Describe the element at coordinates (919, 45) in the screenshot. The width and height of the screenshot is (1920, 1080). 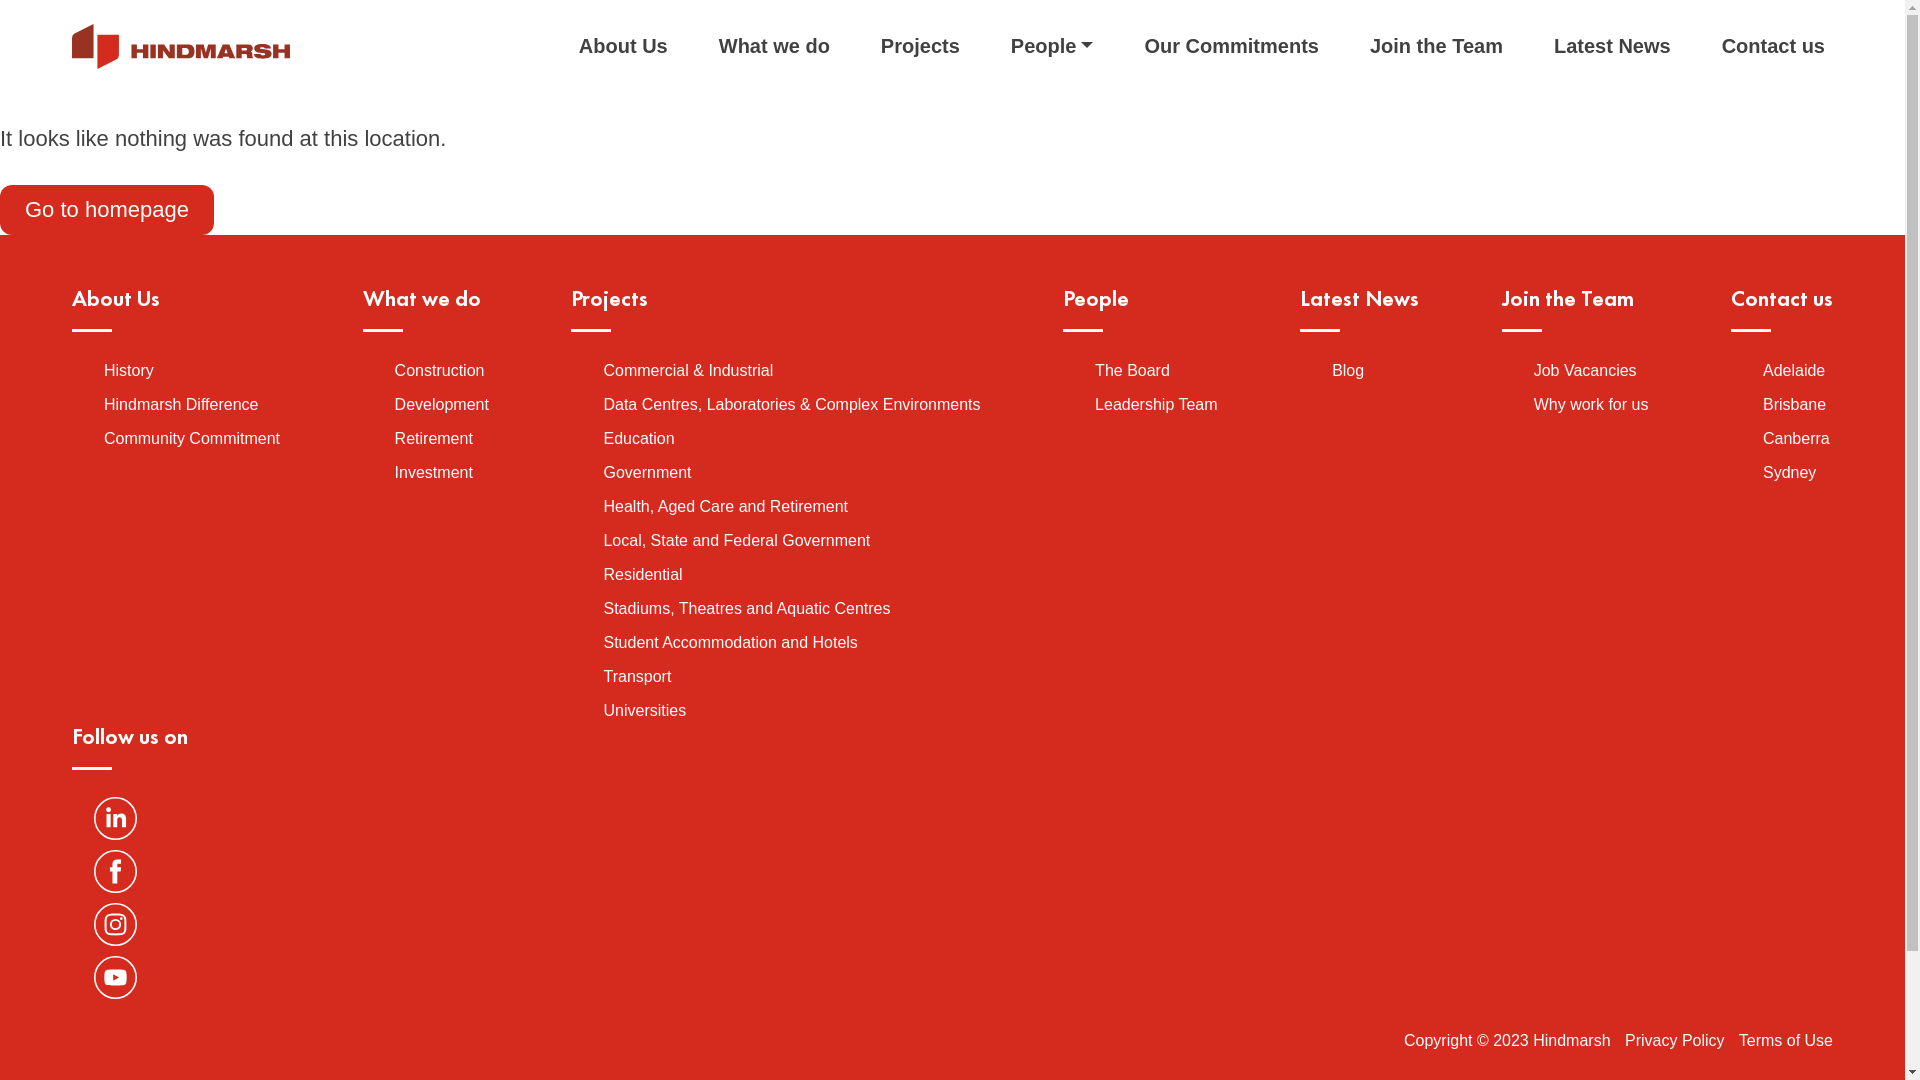
I see `'Projects'` at that location.